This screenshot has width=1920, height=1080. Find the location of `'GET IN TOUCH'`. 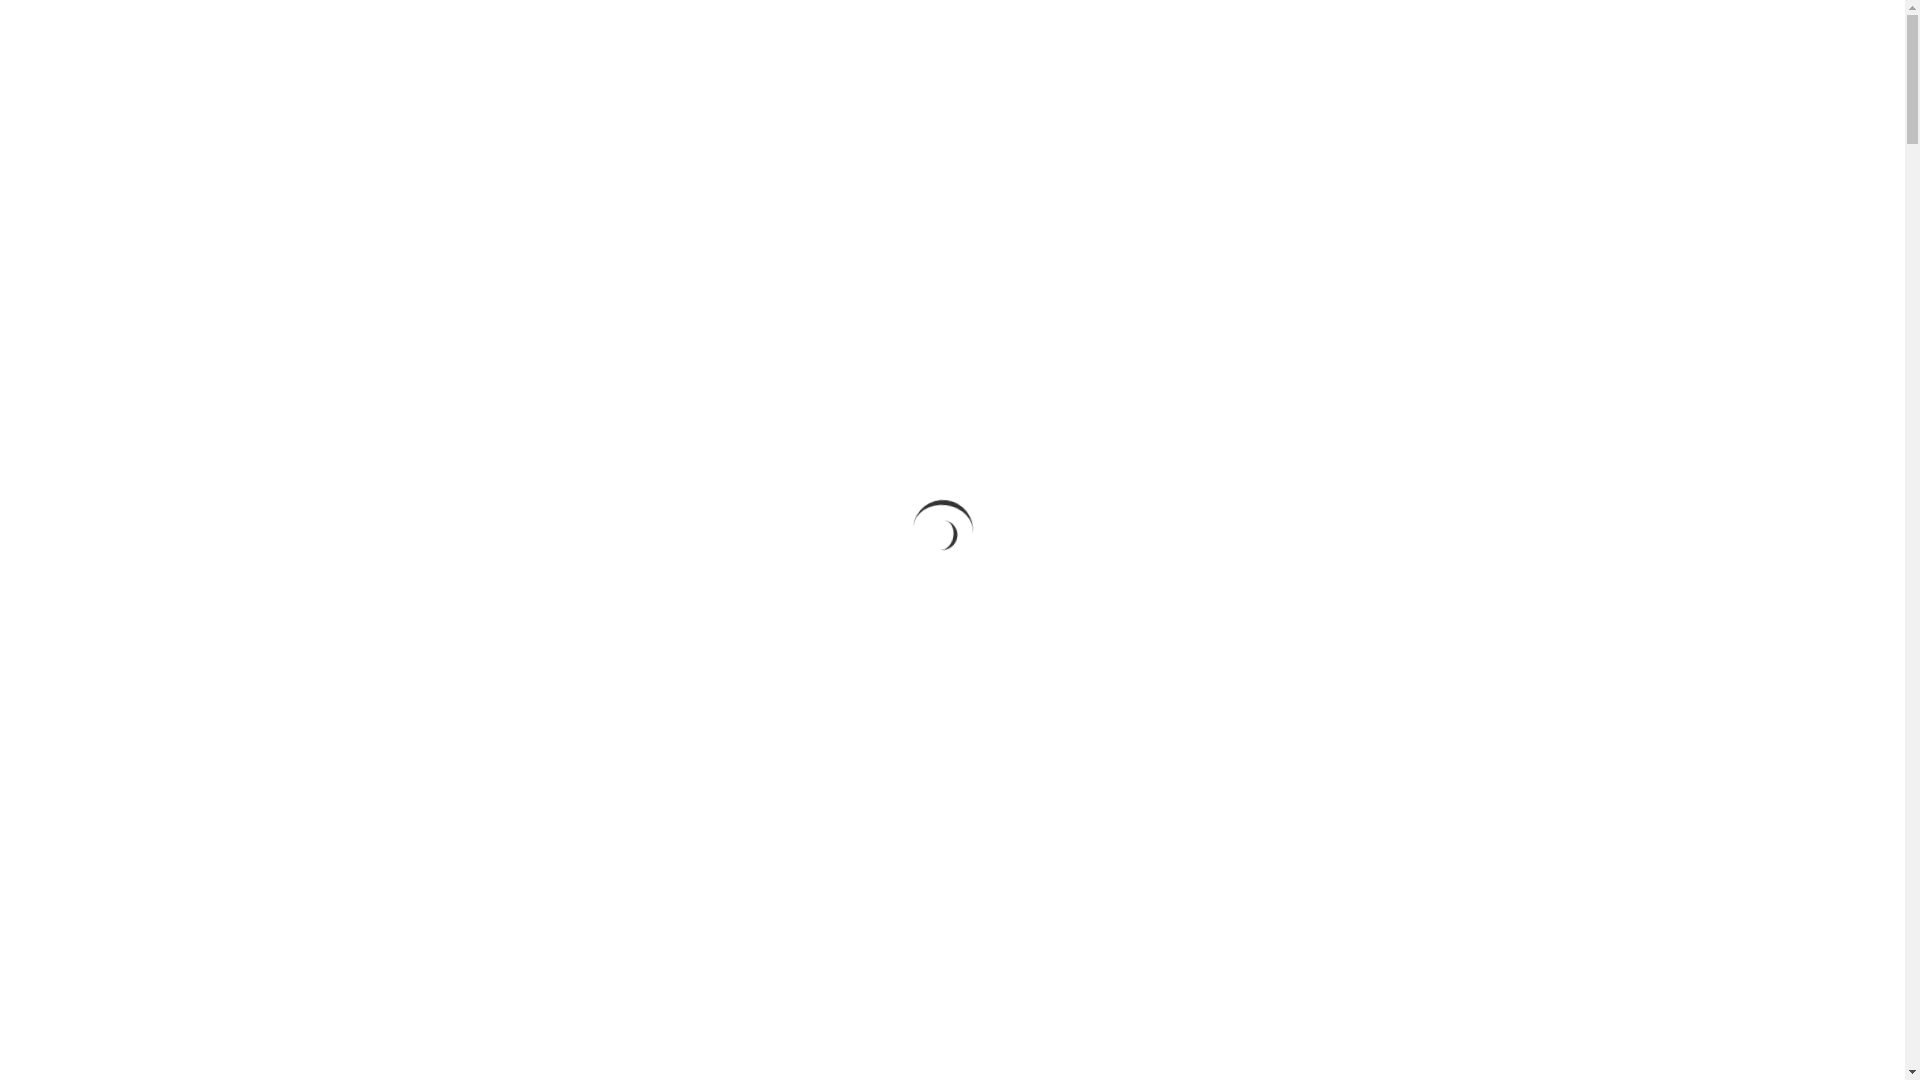

'GET IN TOUCH' is located at coordinates (1352, 37).